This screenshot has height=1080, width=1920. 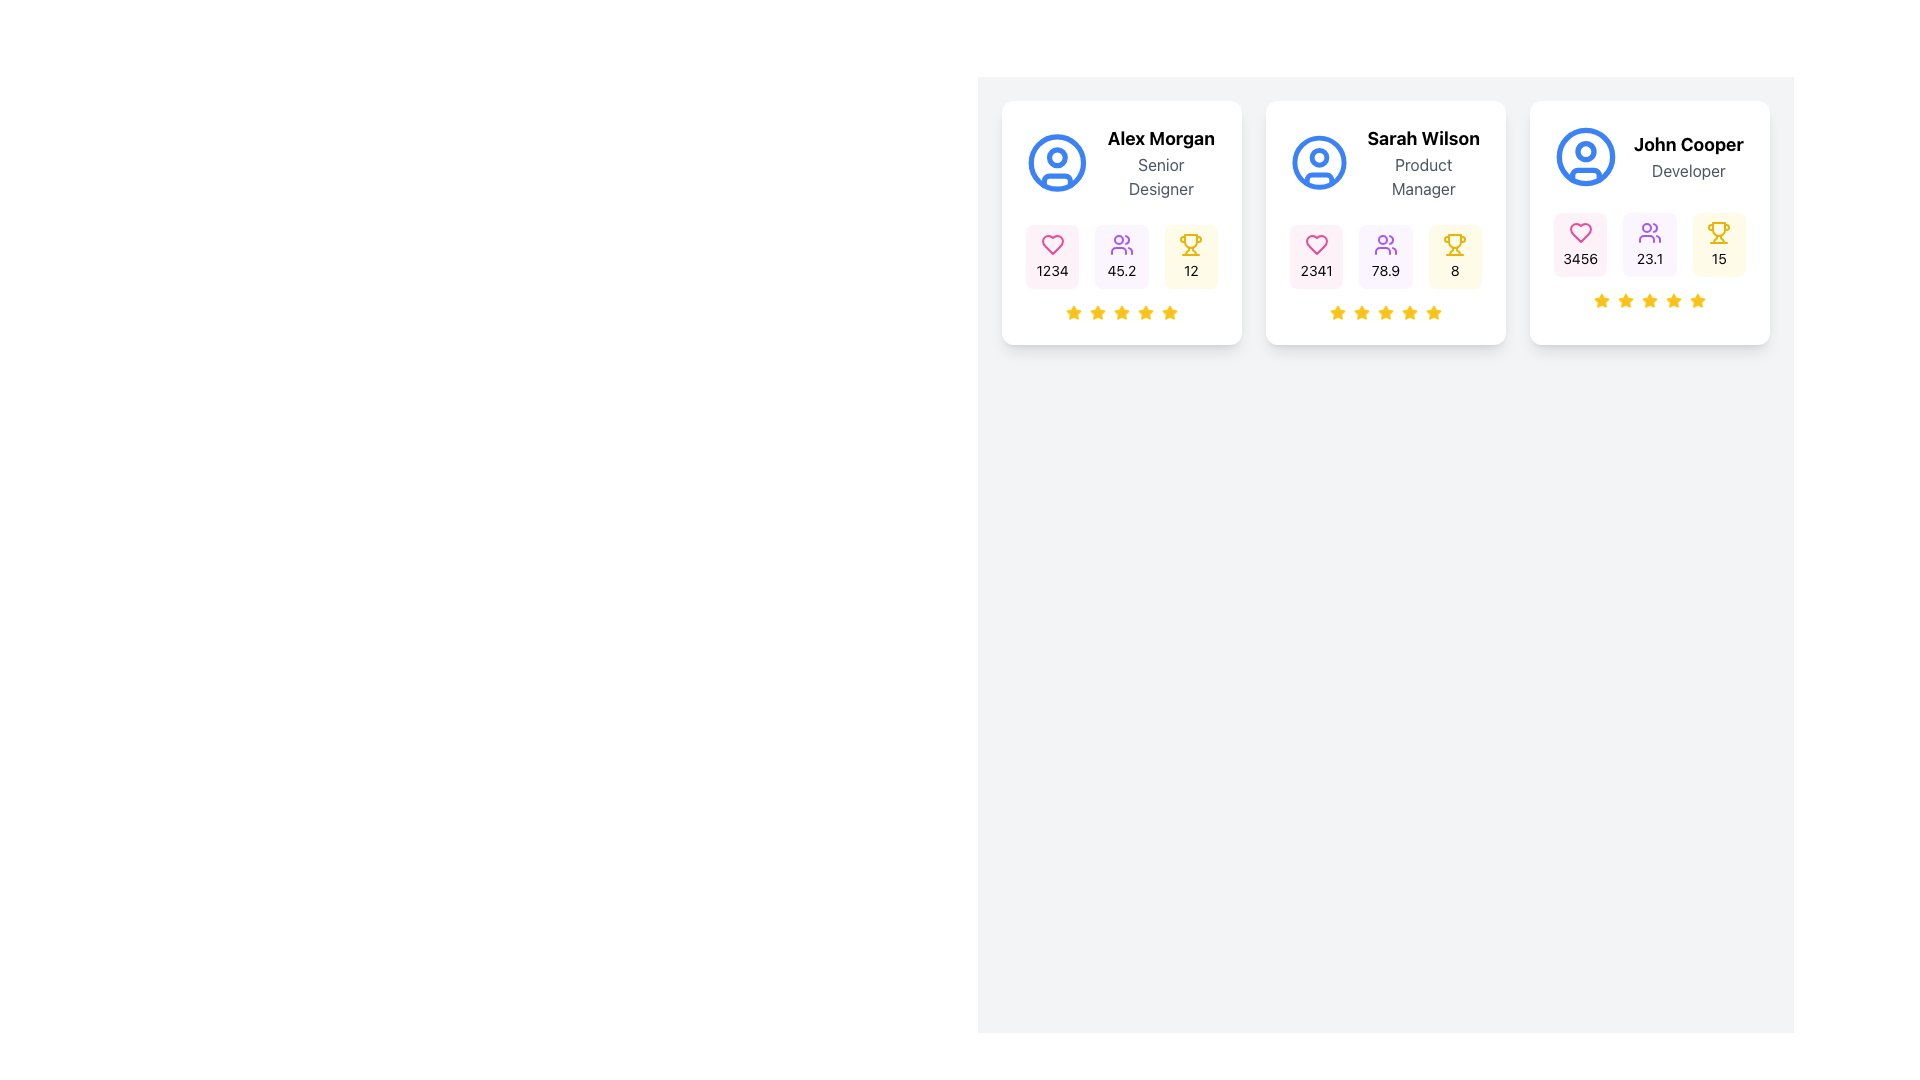 I want to click on the text label indicating the job title associated with 'John Cooper' in the last card on the rightmost side, so click(x=1687, y=169).